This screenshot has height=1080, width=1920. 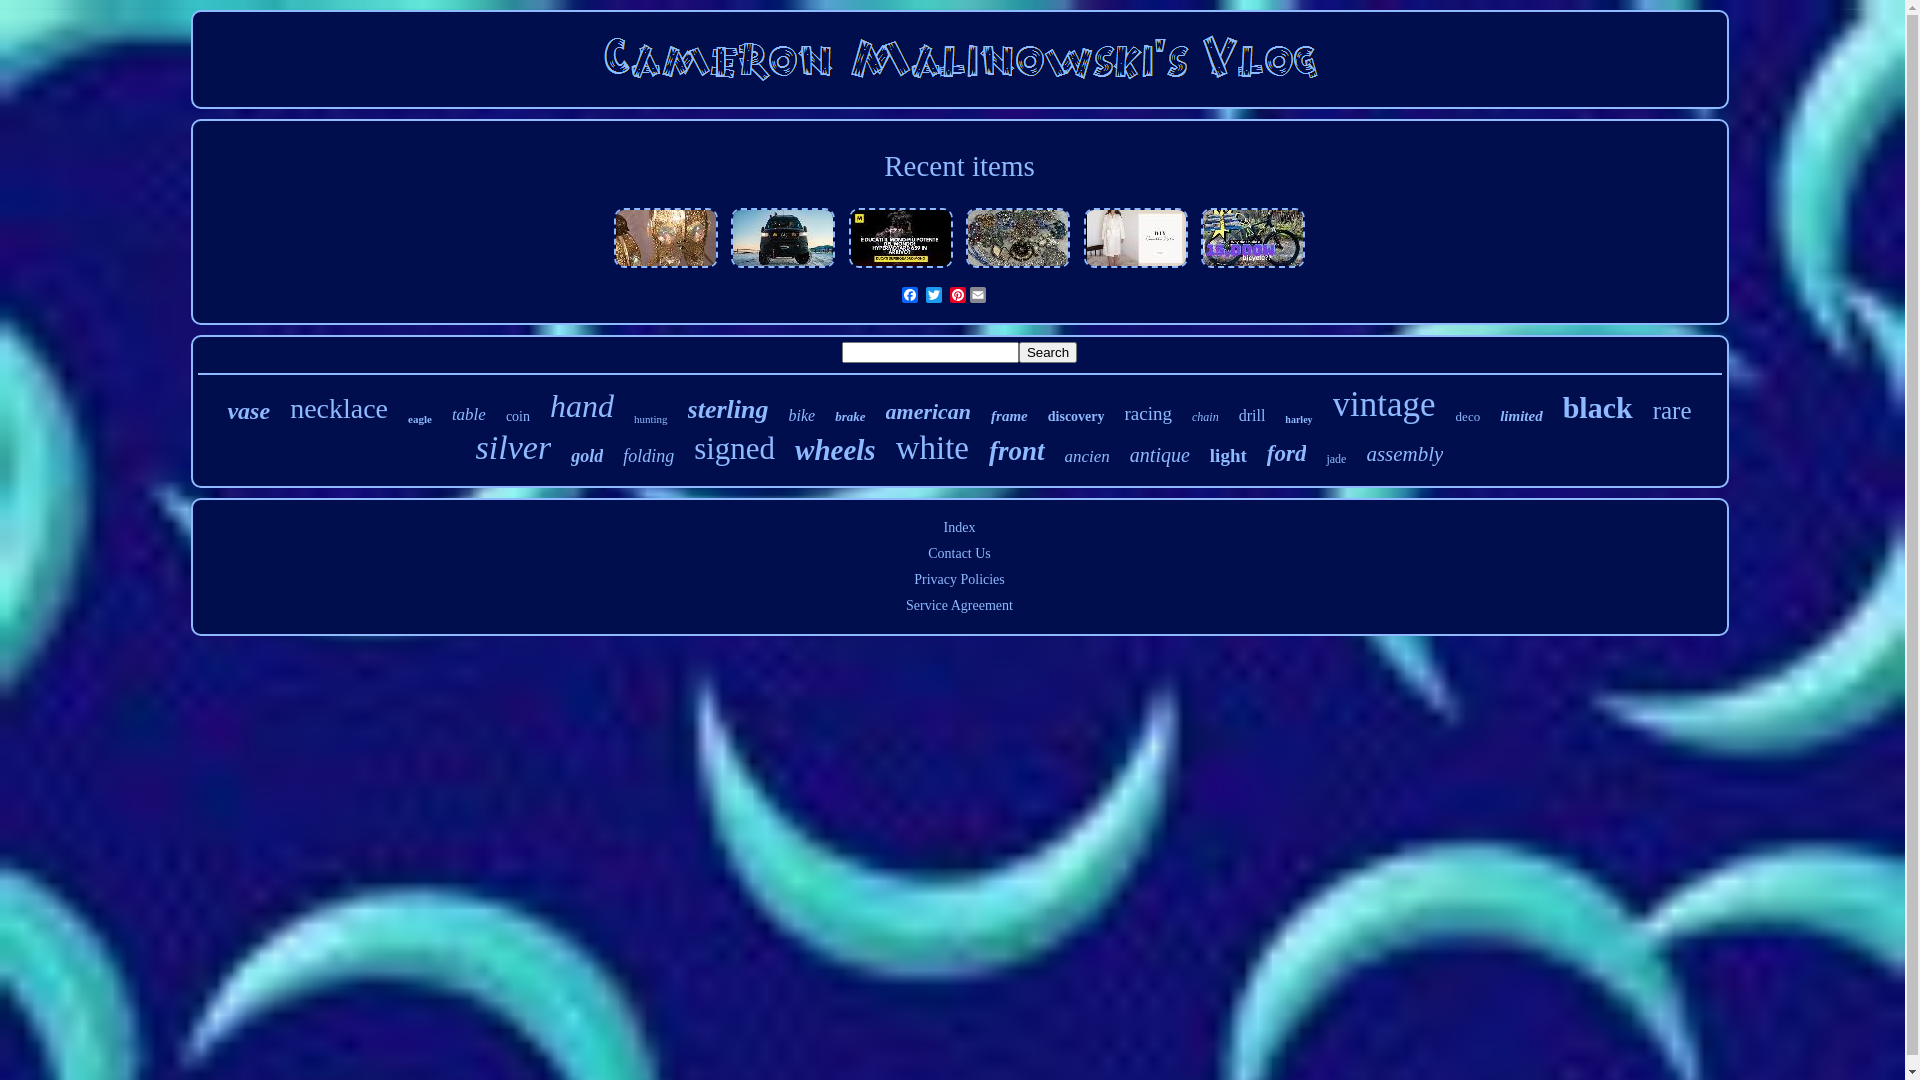 What do you see at coordinates (1204, 416) in the screenshot?
I see `'chain'` at bounding box center [1204, 416].